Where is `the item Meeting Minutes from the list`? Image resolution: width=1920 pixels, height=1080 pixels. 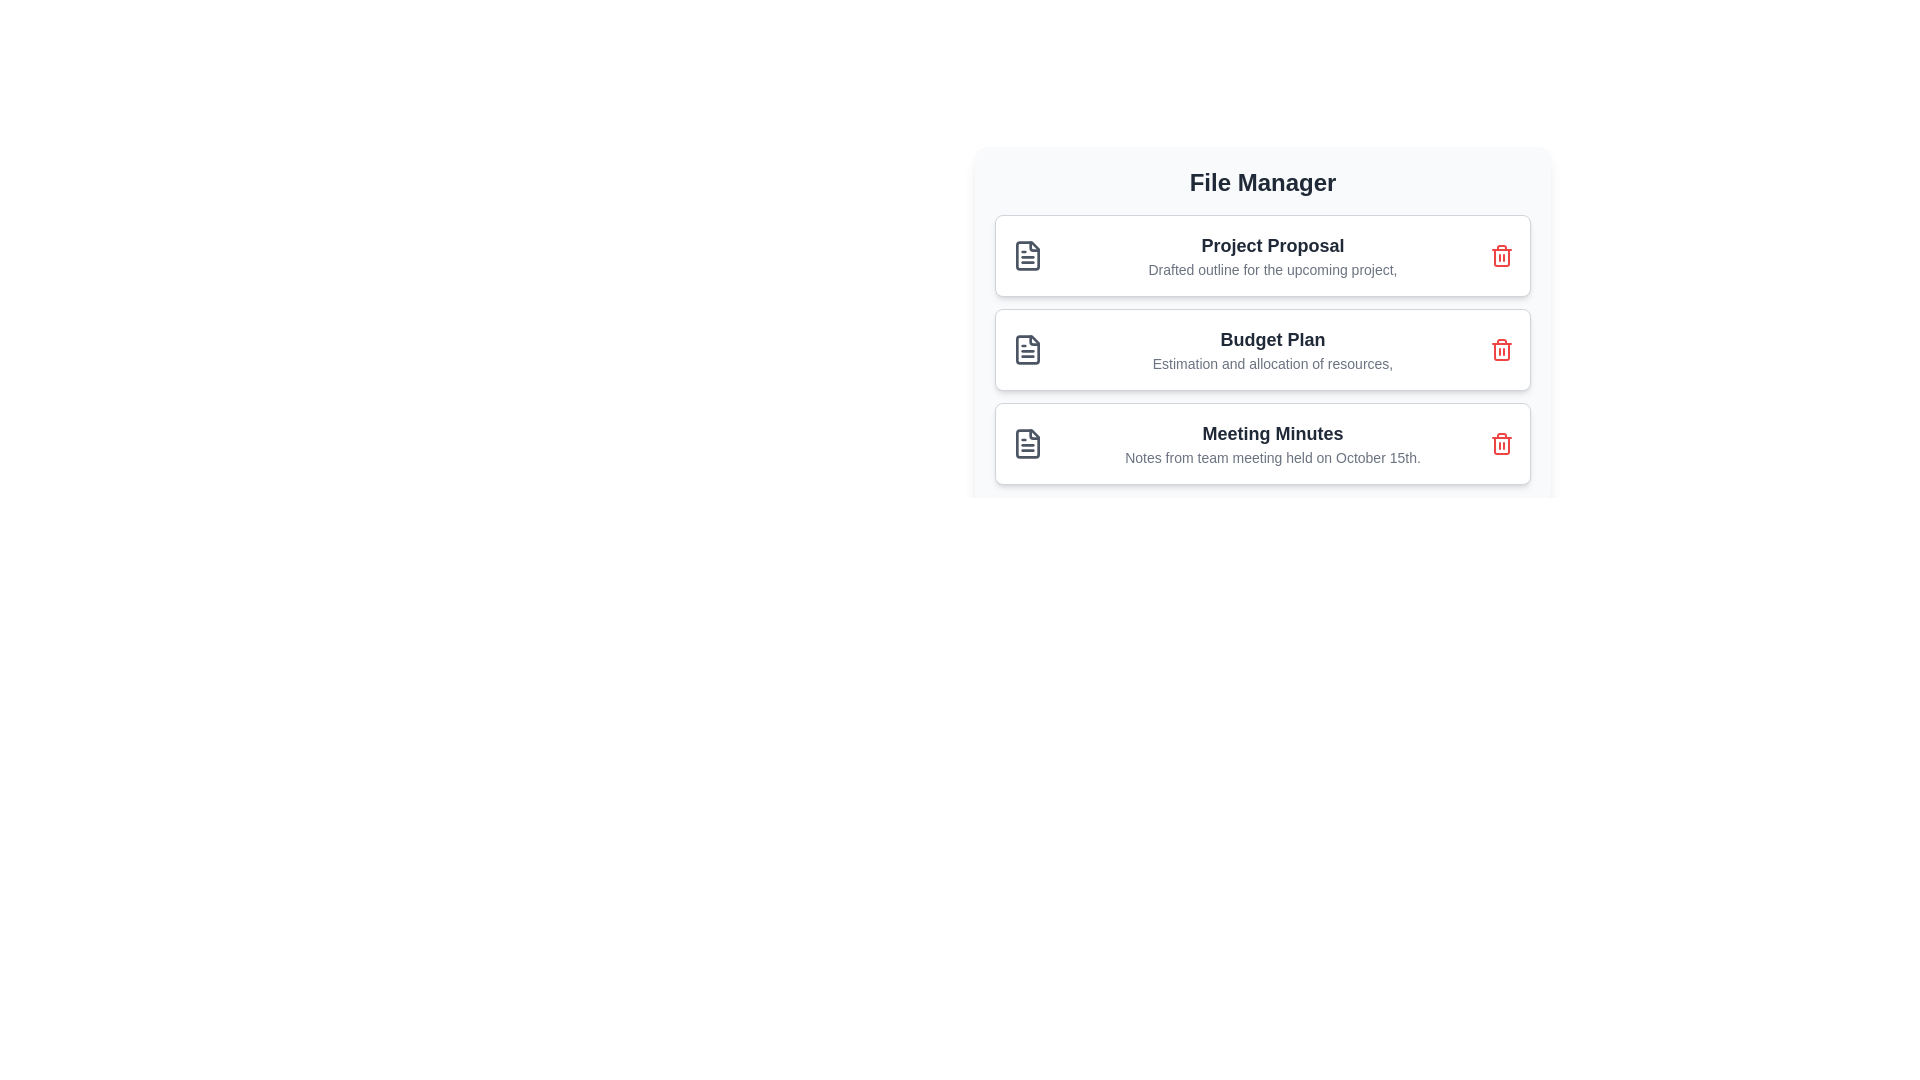
the item Meeting Minutes from the list is located at coordinates (1261, 442).